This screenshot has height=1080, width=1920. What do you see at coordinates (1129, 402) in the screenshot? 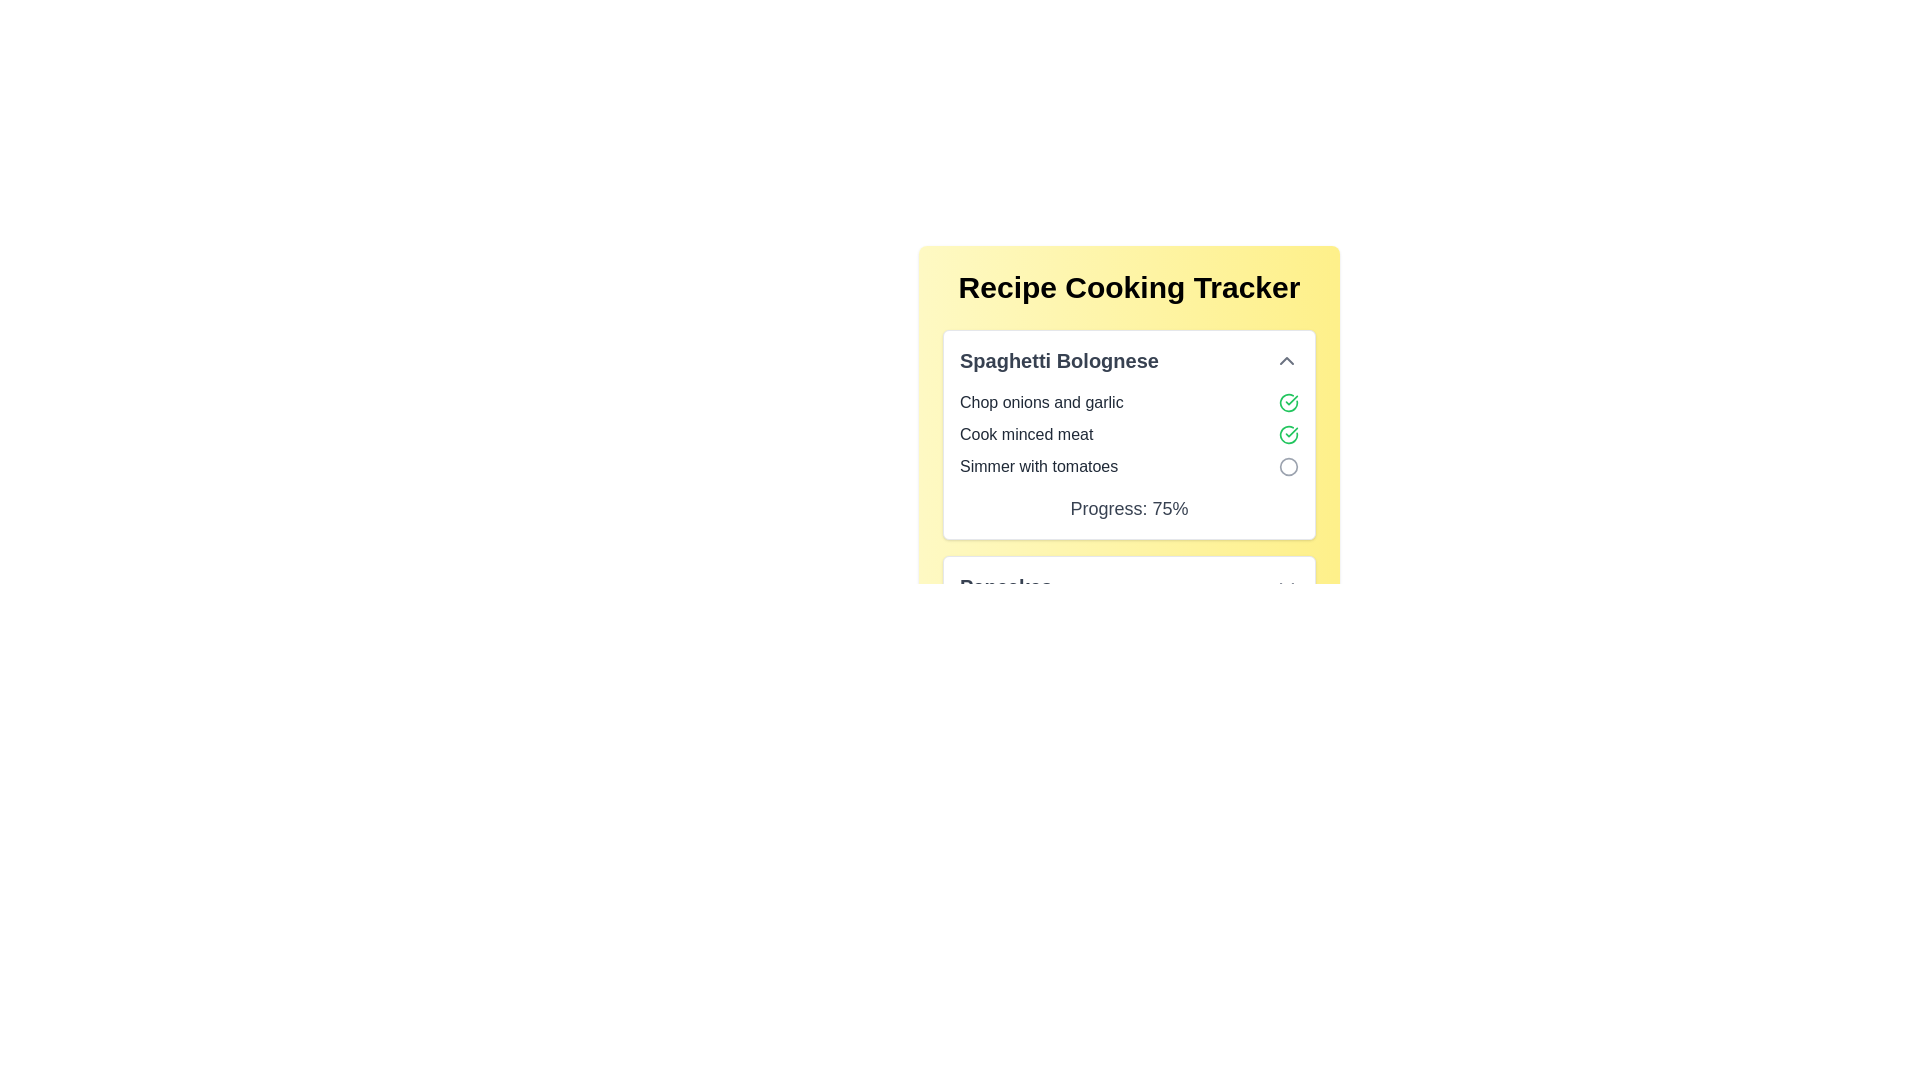
I see `the 'Chop onions and garlic' checklist item in the Recipe Cooking Tracker module to interact or edit the task` at bounding box center [1129, 402].